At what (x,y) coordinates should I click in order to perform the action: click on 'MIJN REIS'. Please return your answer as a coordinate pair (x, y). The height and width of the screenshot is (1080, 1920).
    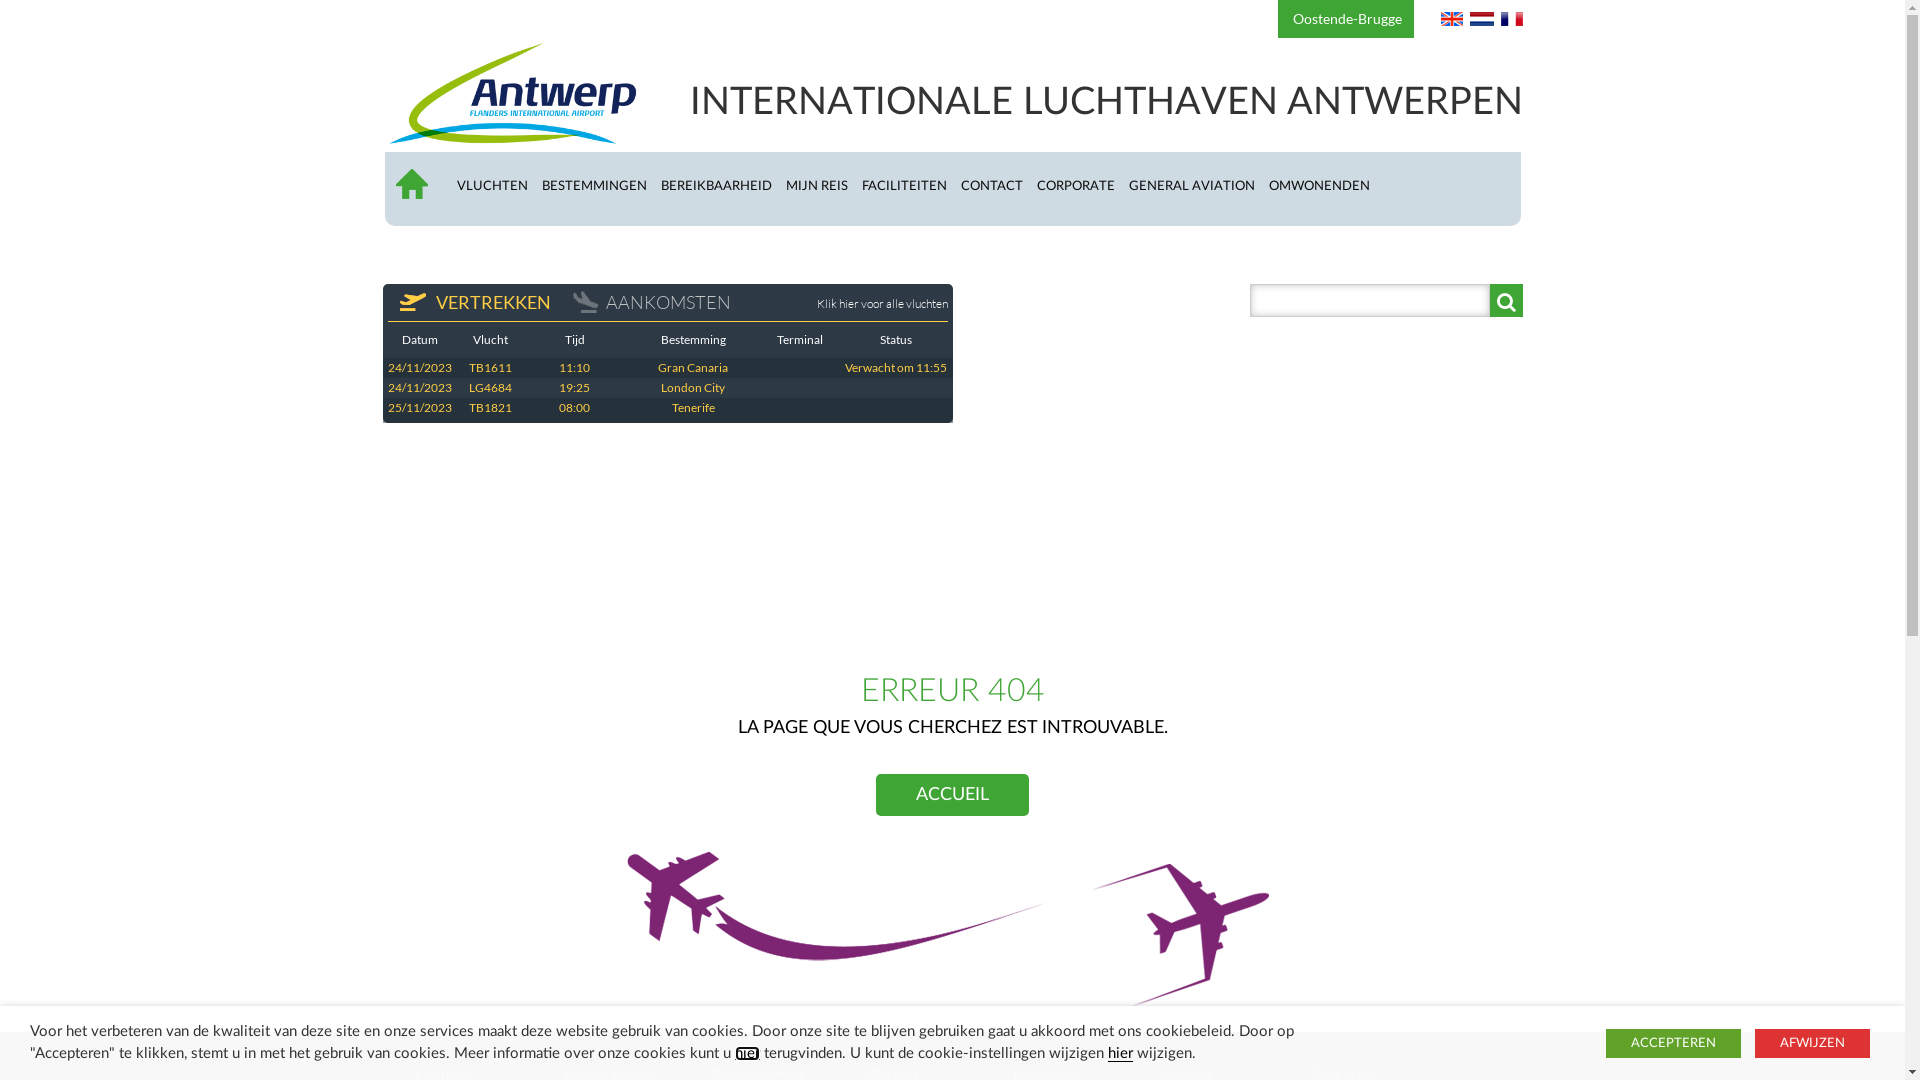
    Looking at the image, I should click on (824, 185).